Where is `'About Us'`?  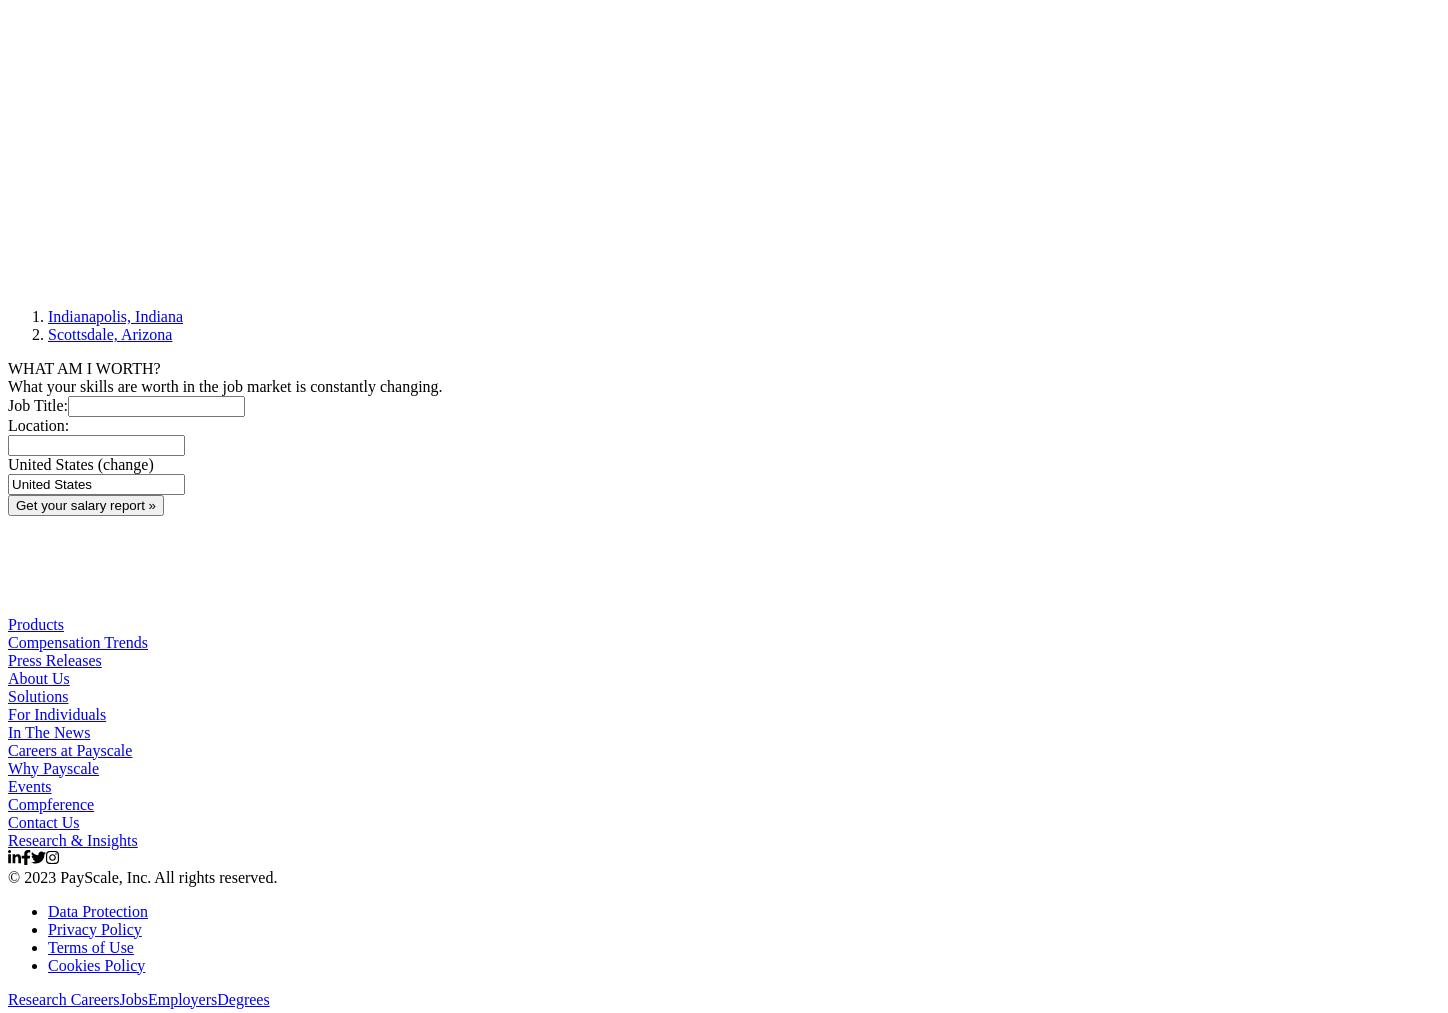
'About Us' is located at coordinates (38, 676).